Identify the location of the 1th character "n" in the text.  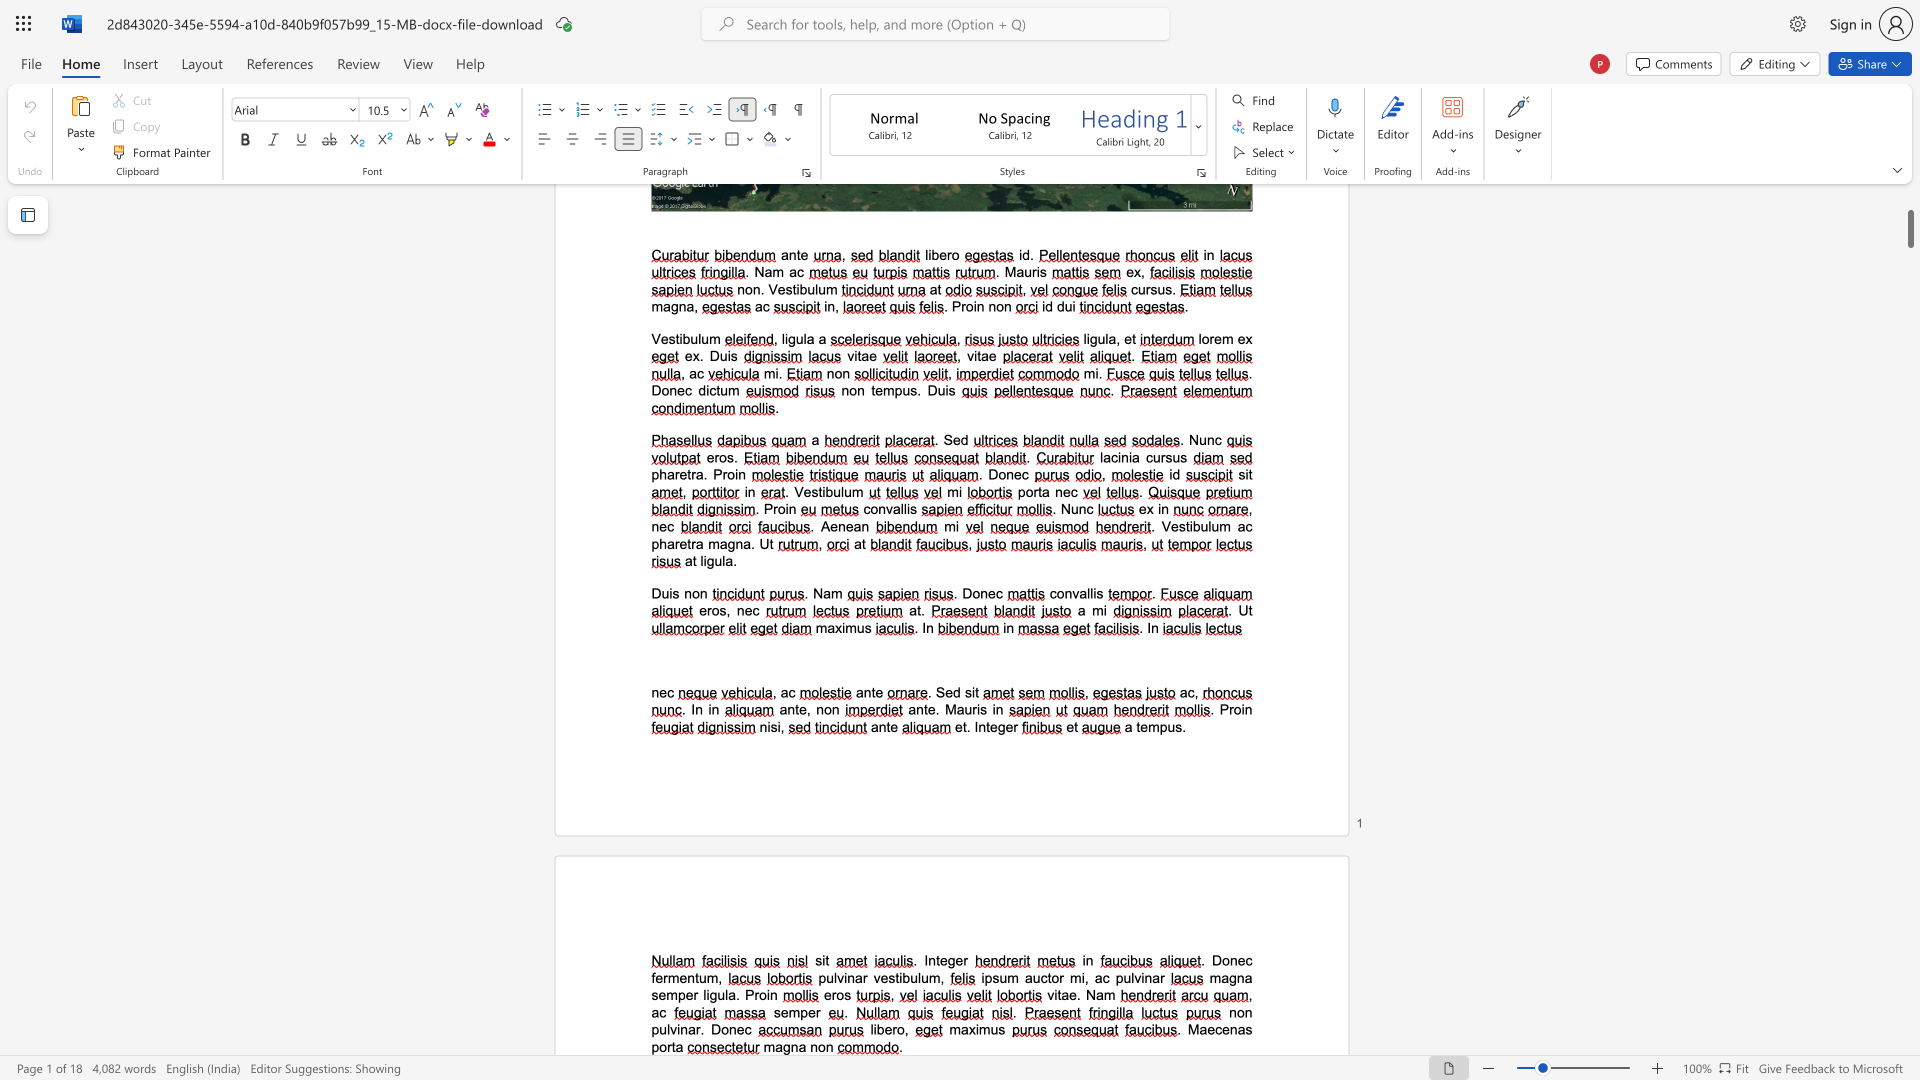
(793, 1046).